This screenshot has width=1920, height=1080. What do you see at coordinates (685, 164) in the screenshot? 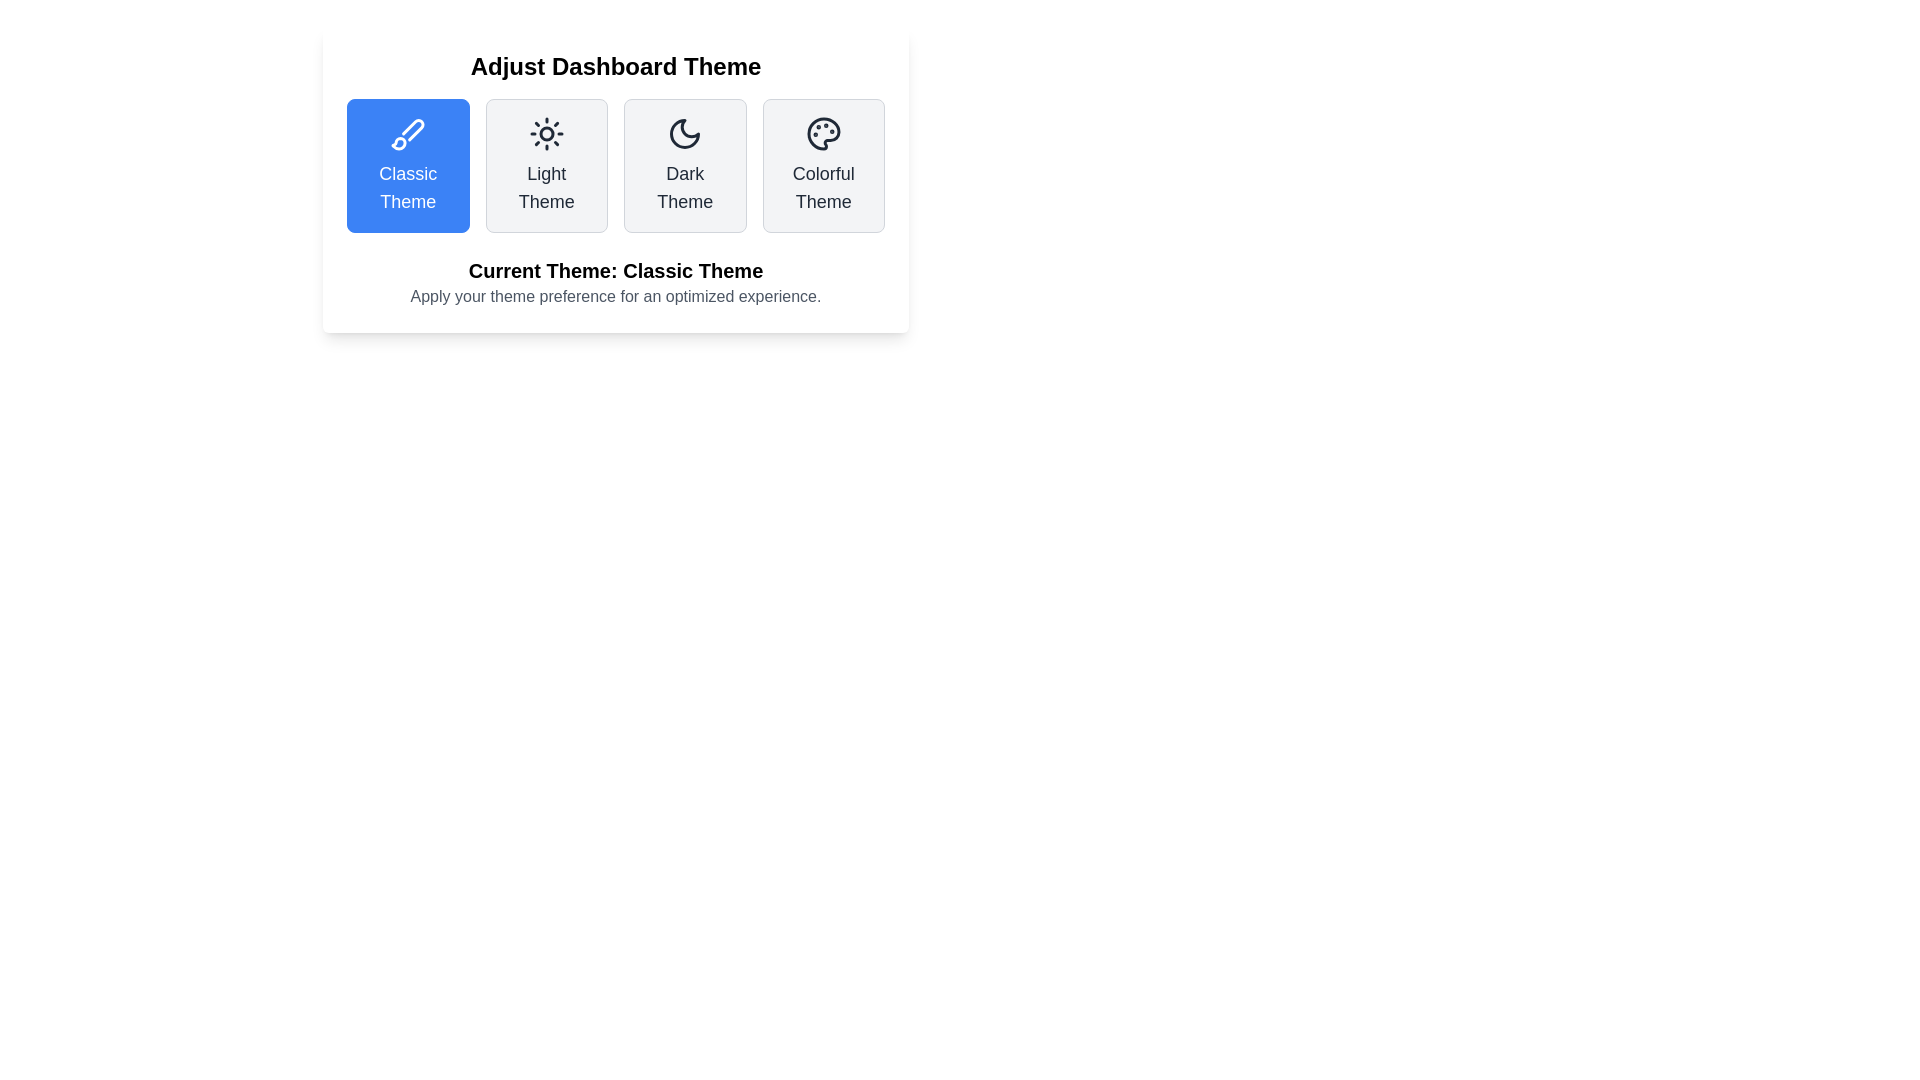
I see `the theme selection button` at bounding box center [685, 164].